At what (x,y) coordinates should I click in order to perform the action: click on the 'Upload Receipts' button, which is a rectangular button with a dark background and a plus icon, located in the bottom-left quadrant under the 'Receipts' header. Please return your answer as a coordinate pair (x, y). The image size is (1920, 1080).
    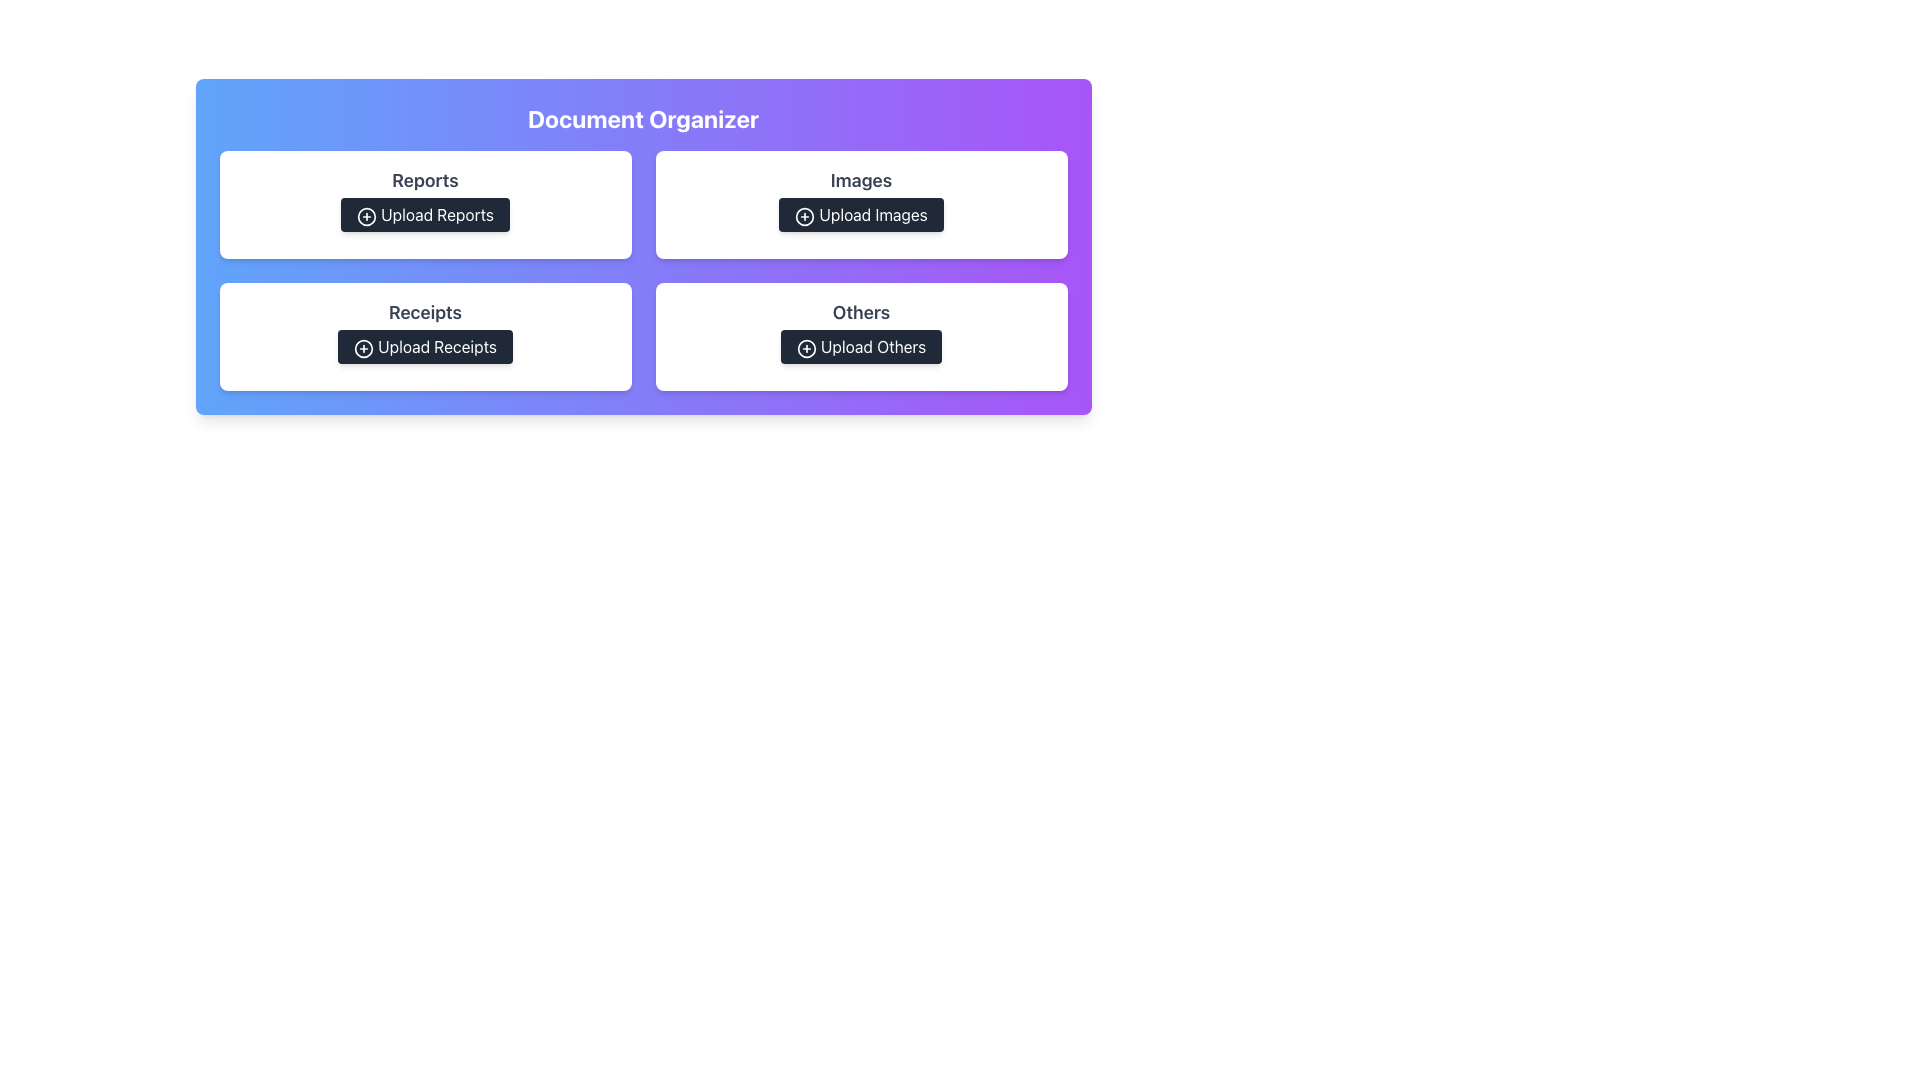
    Looking at the image, I should click on (424, 335).